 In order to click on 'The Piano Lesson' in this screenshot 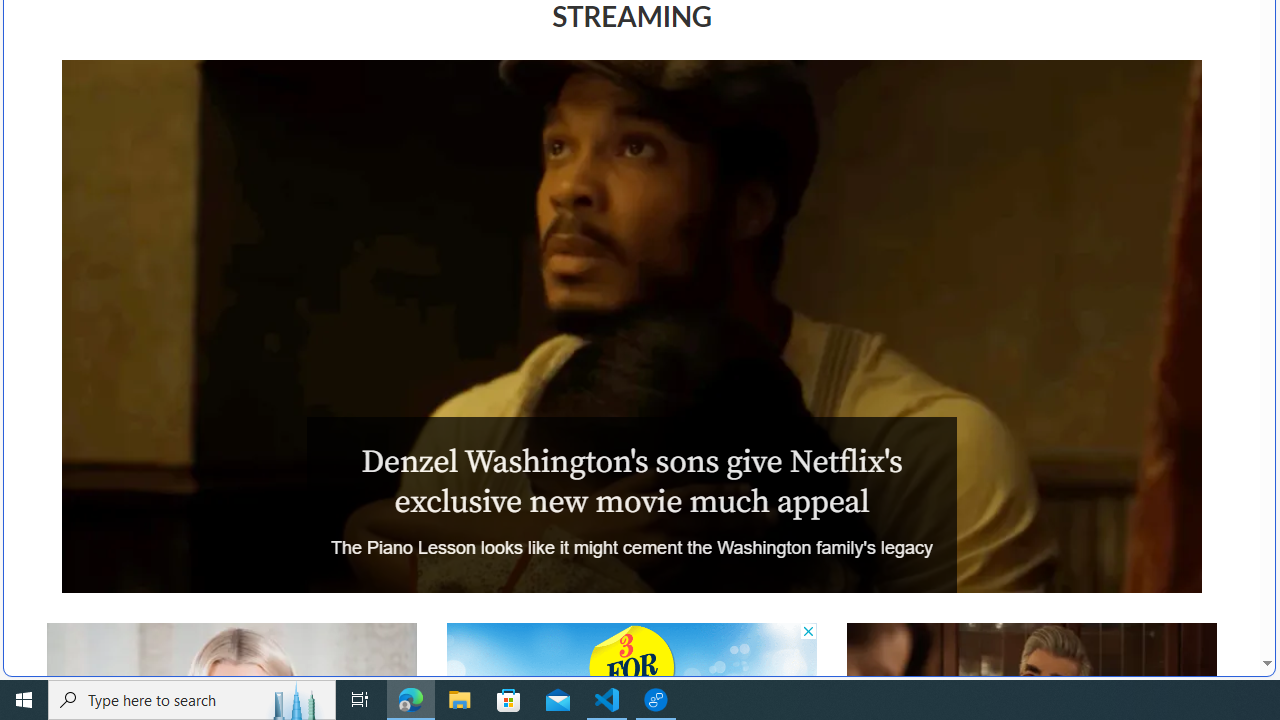, I will do `click(630, 325)`.